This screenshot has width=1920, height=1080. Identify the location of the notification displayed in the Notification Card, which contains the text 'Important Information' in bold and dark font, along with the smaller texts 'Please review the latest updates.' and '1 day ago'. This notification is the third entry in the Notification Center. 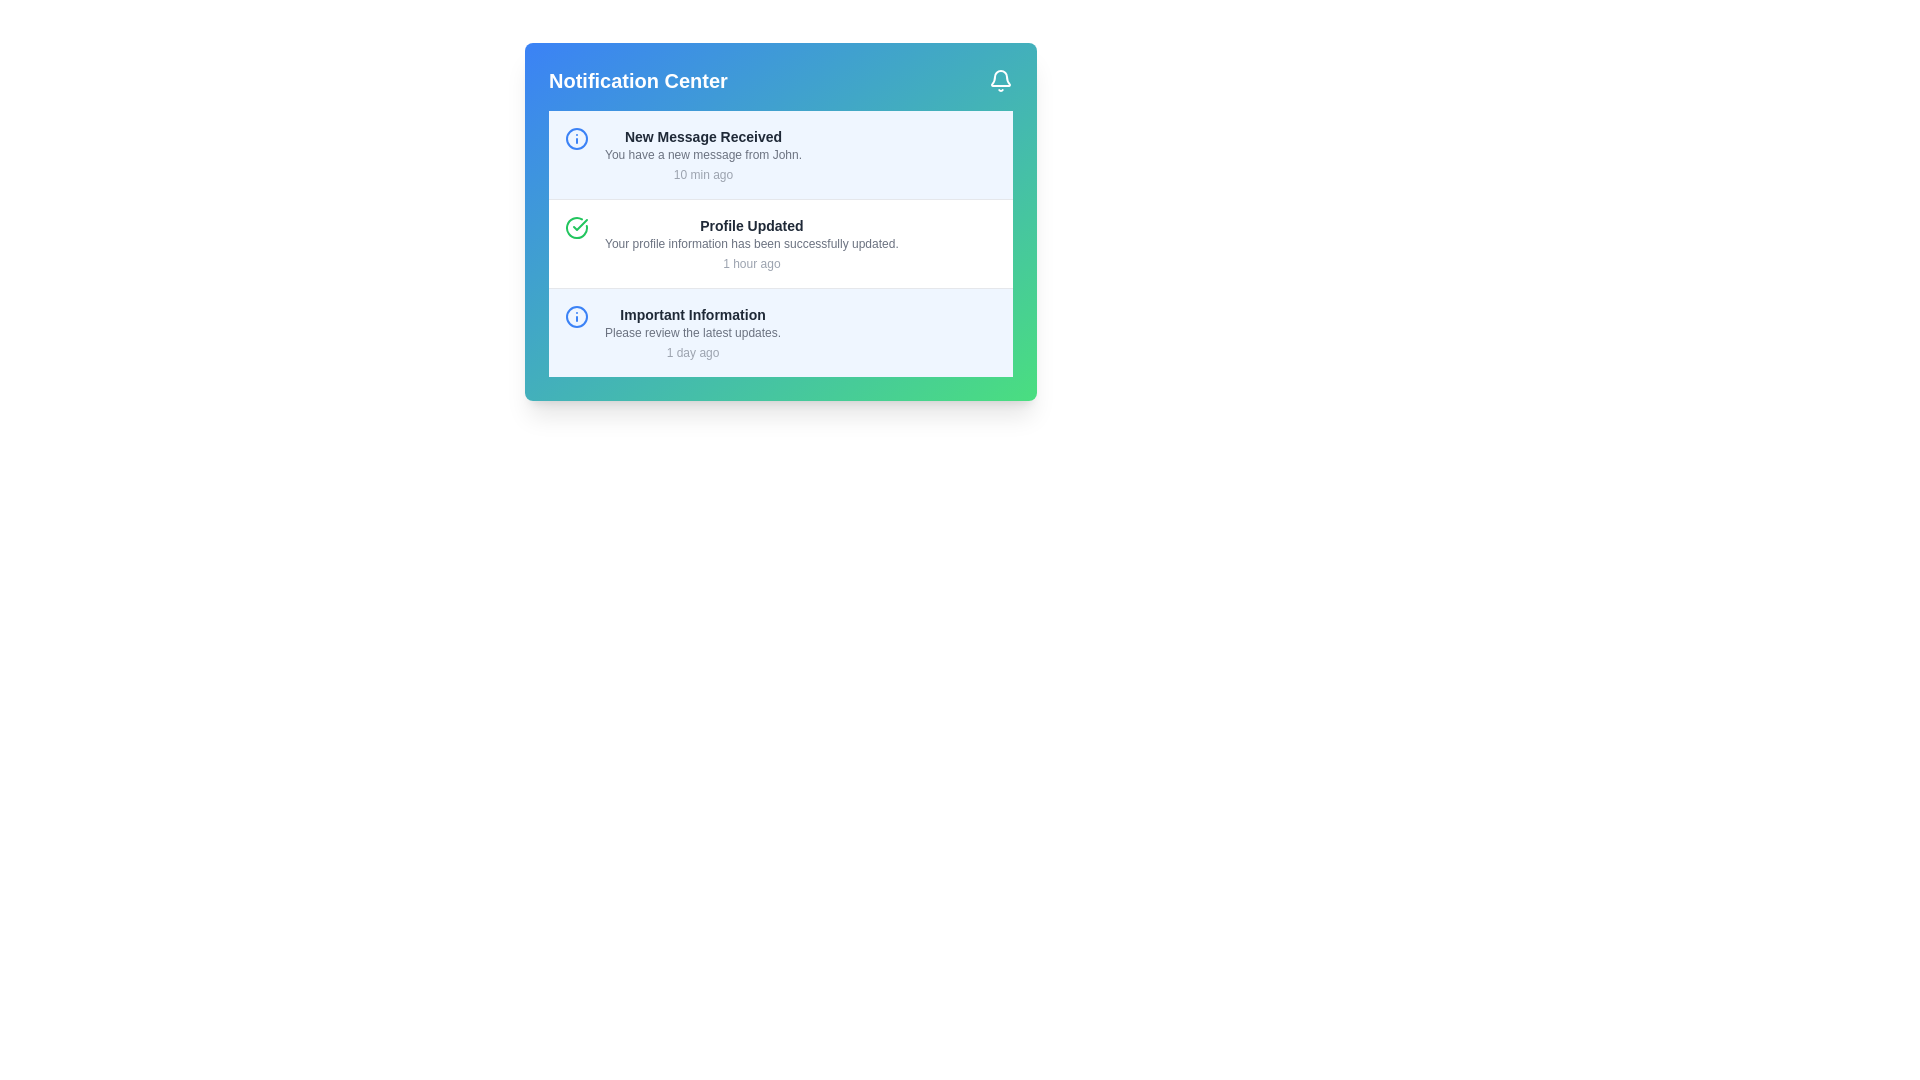
(693, 331).